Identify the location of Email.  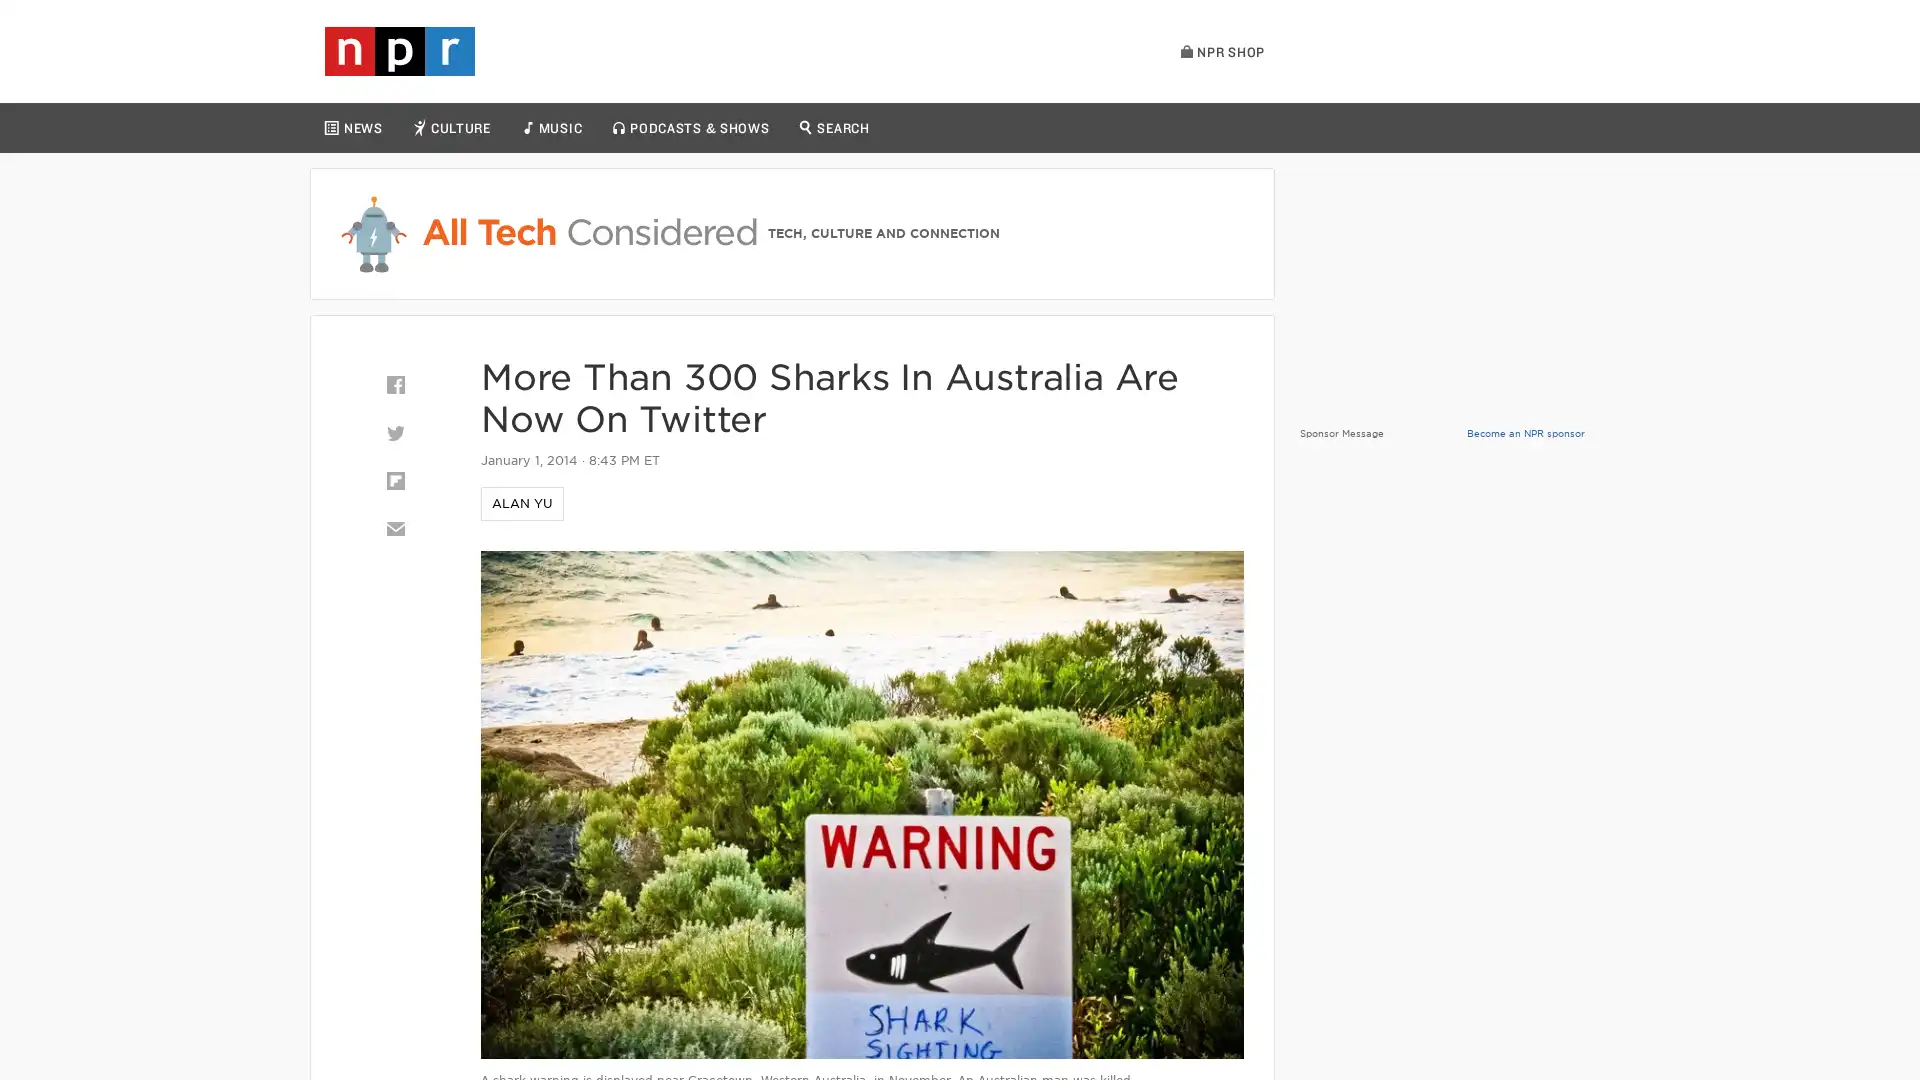
(394, 527).